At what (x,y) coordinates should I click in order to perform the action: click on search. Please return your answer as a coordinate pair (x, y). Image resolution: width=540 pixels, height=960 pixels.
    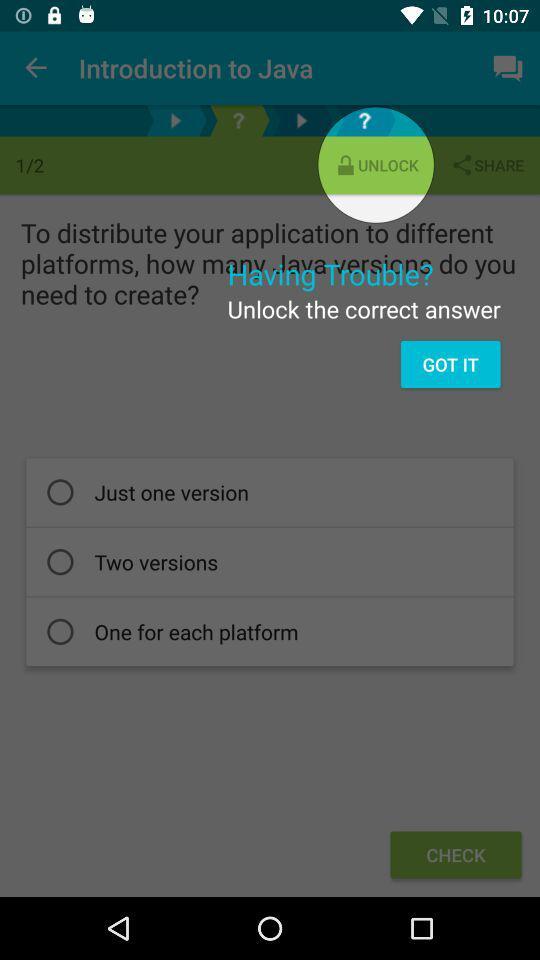
    Looking at the image, I should click on (363, 120).